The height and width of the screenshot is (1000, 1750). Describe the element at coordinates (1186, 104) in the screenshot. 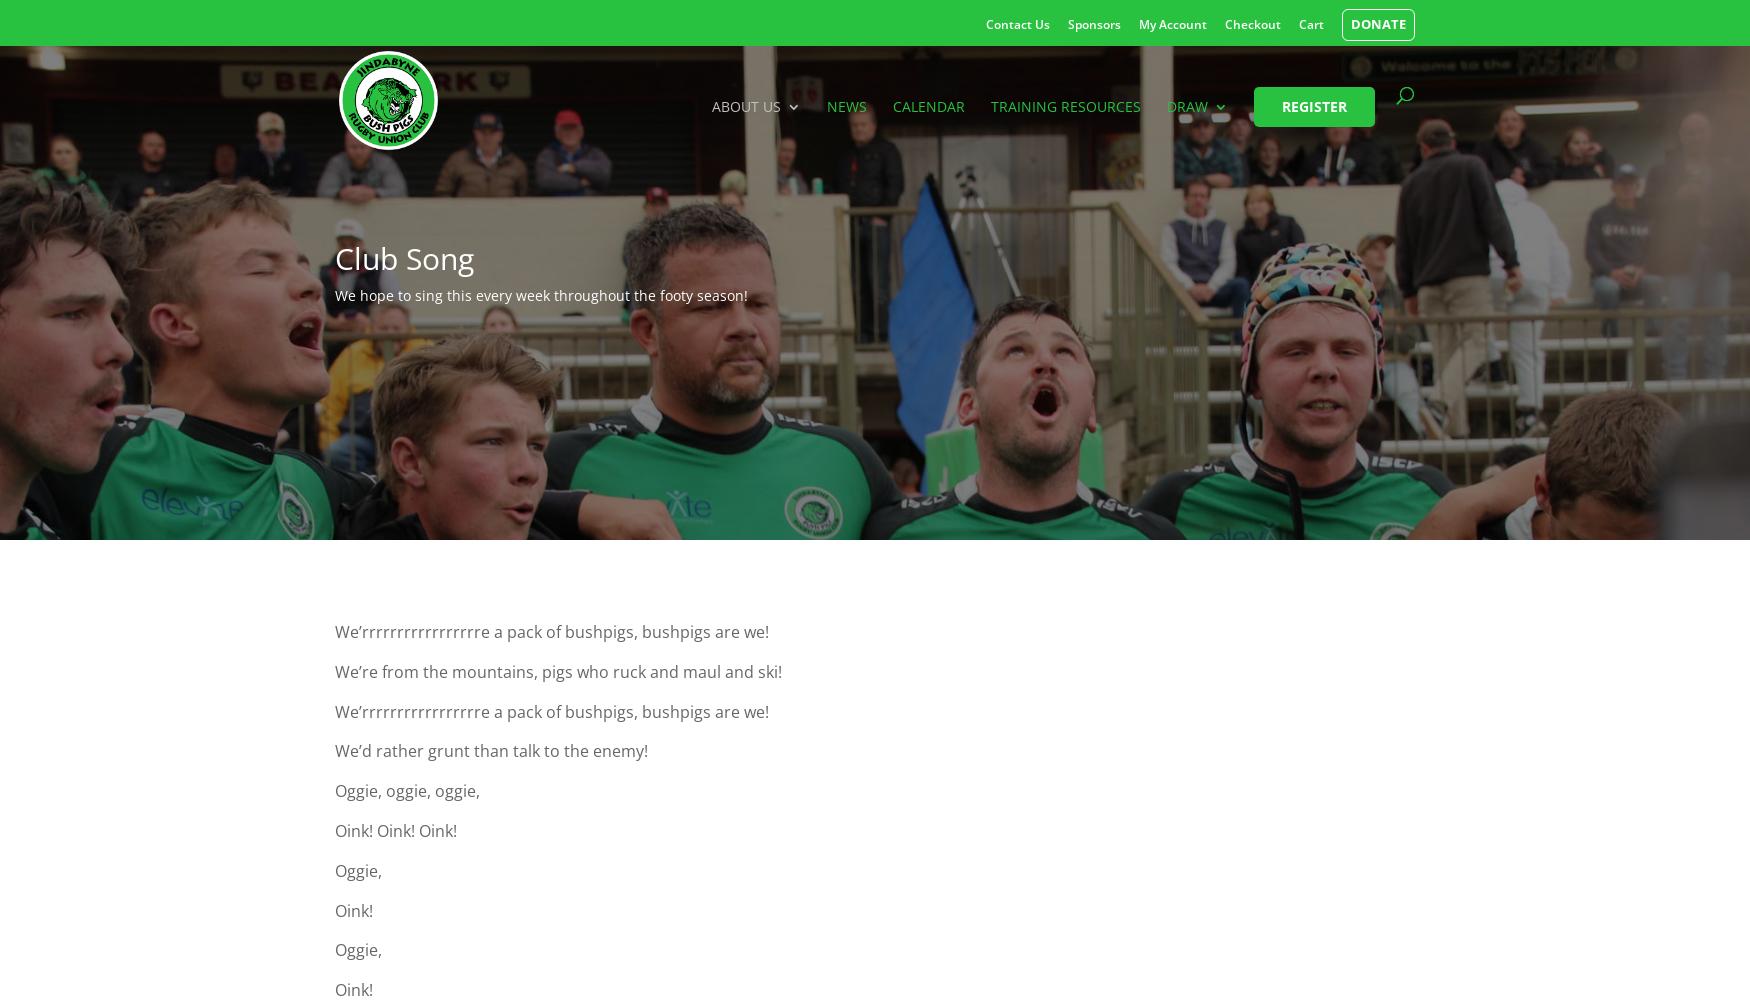

I see `'Draw'` at that location.